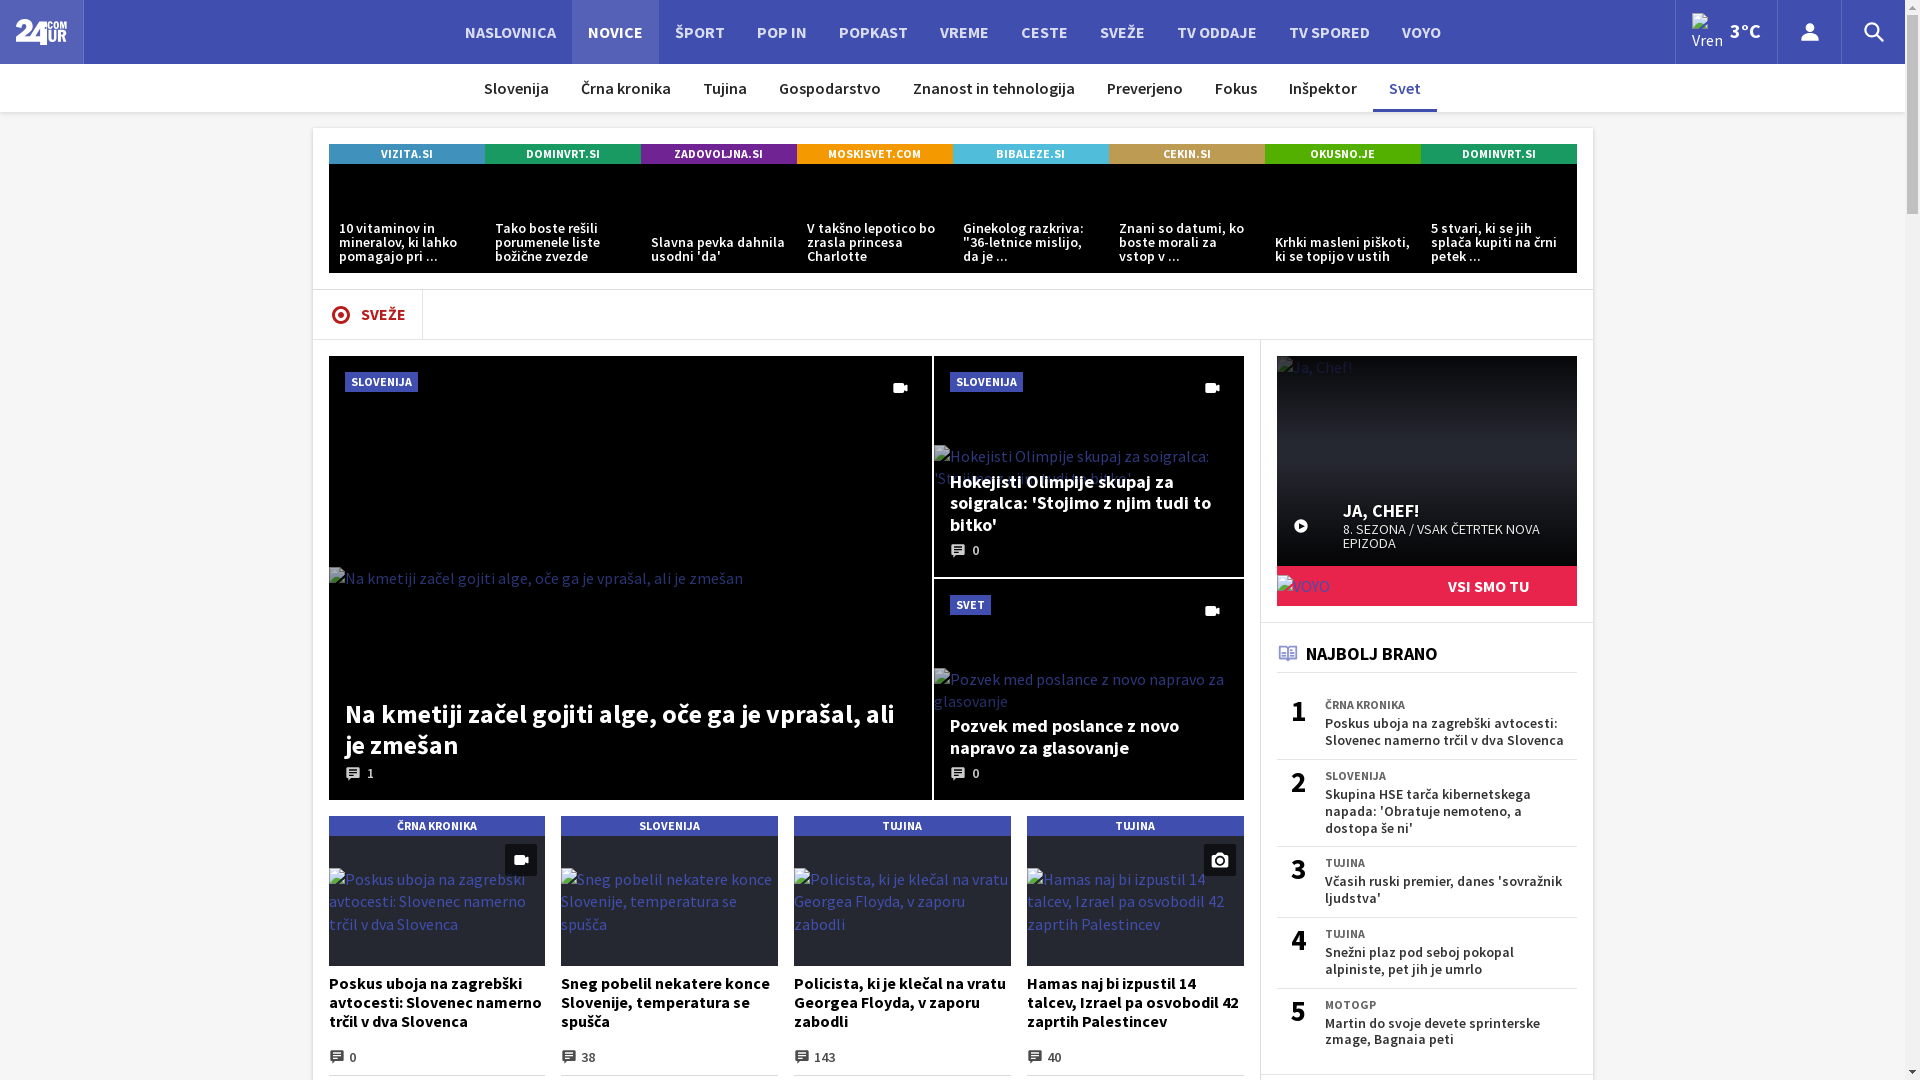 Image resolution: width=1920 pixels, height=1080 pixels. Describe the element at coordinates (718, 153) in the screenshot. I see `'ZADOVOLJNA.SI'` at that location.